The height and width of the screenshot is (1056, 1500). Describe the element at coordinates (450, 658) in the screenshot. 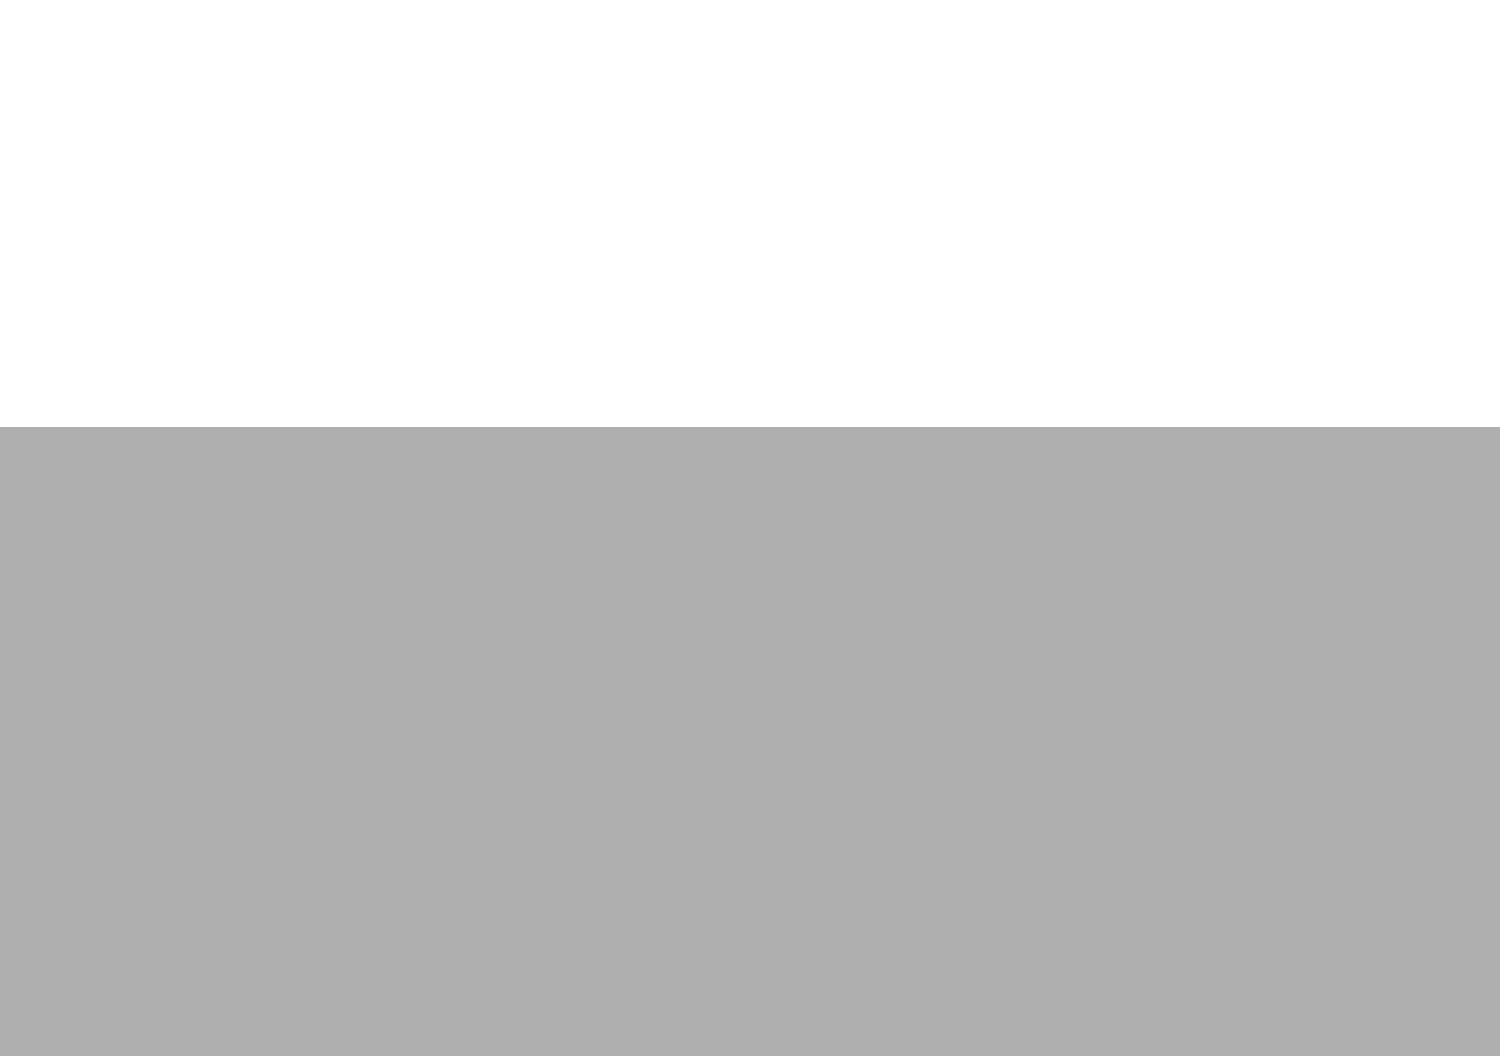

I see `'Instruments'` at that location.